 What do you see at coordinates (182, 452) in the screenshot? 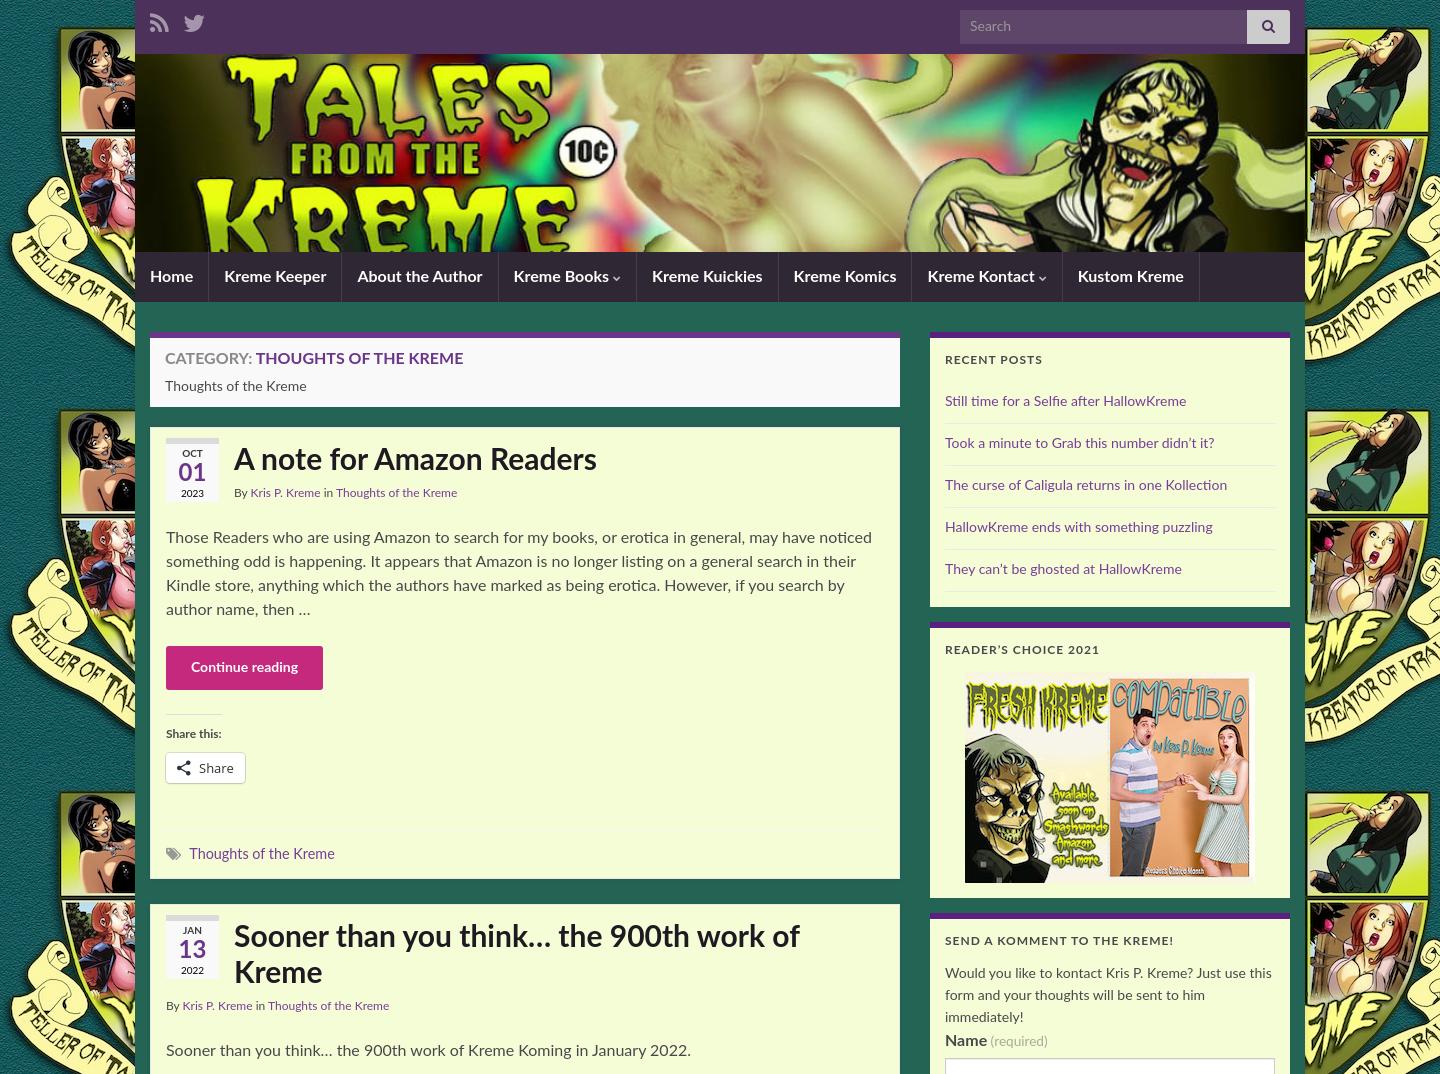
I see `'Oct'` at bounding box center [182, 452].